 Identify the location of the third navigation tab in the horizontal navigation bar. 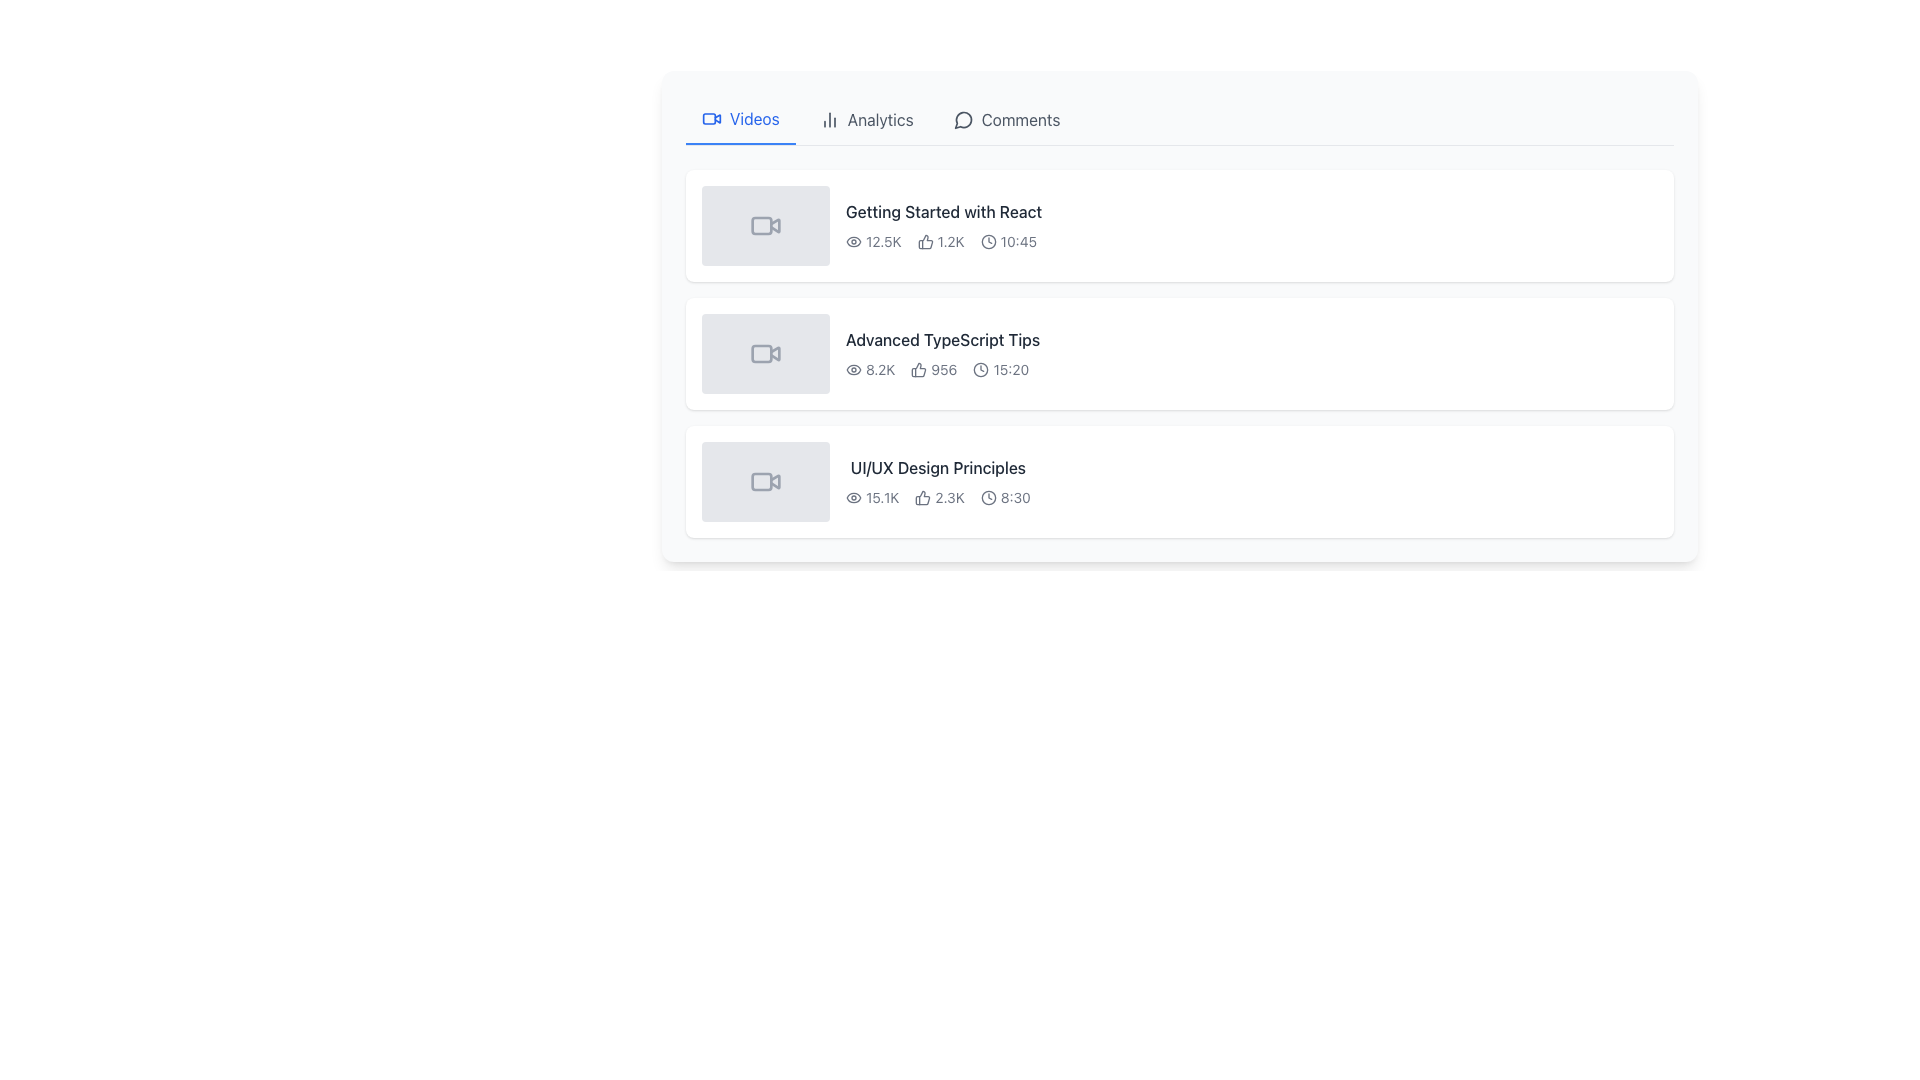
(1007, 119).